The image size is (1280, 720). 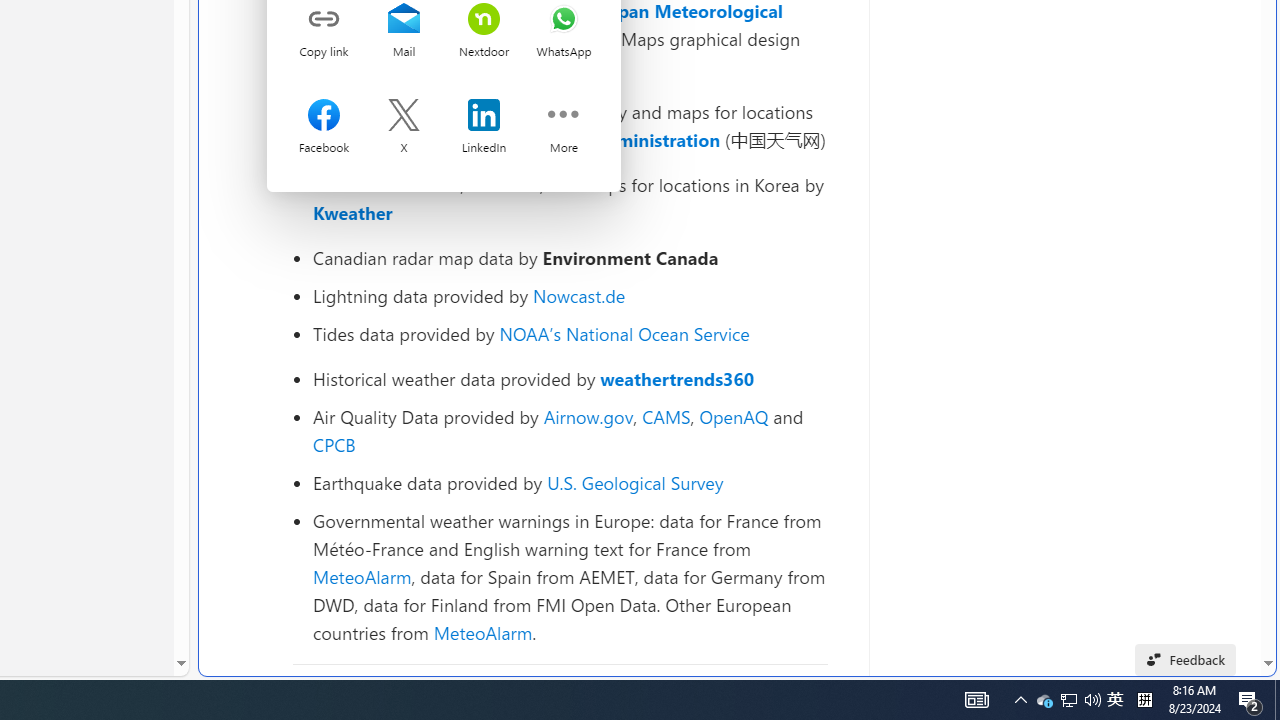 I want to click on 'Share on whatsapp', so click(x=562, y=20).